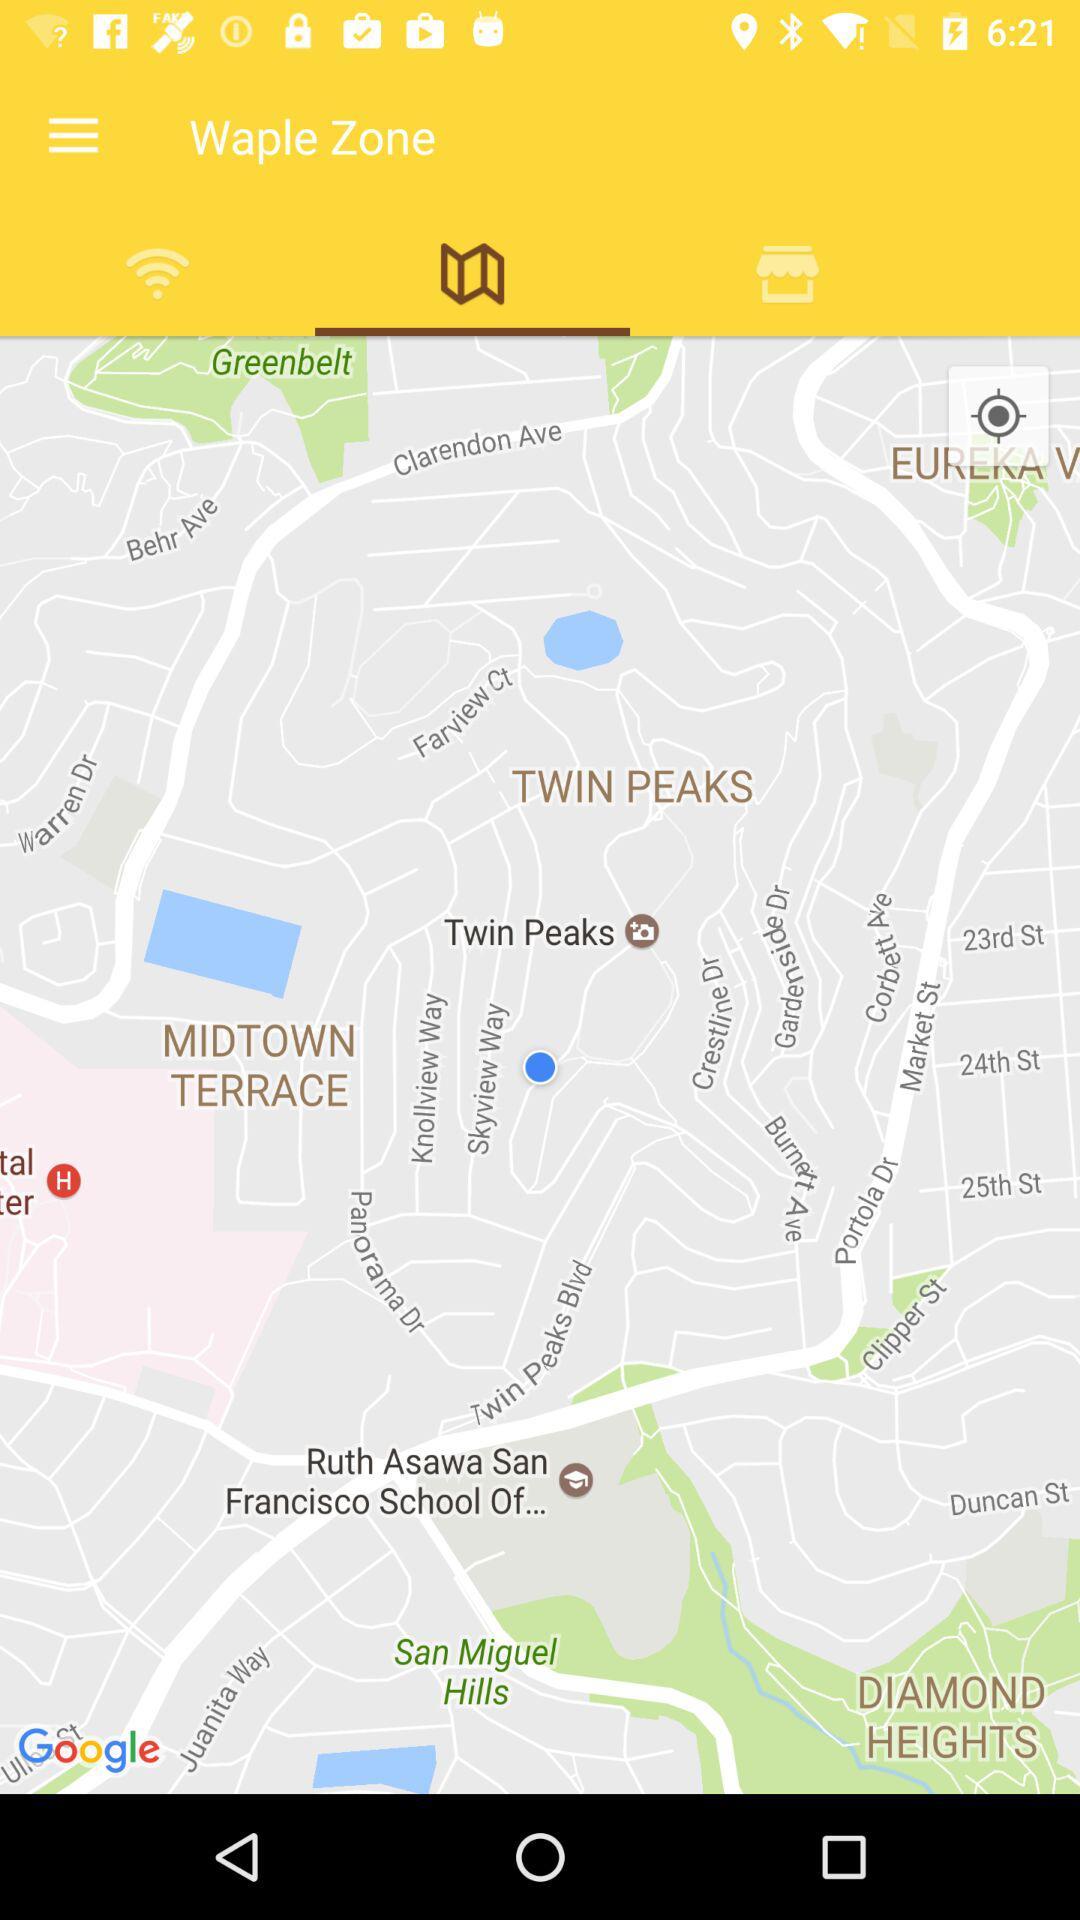  What do you see at coordinates (156, 272) in the screenshot?
I see `wifi` at bounding box center [156, 272].